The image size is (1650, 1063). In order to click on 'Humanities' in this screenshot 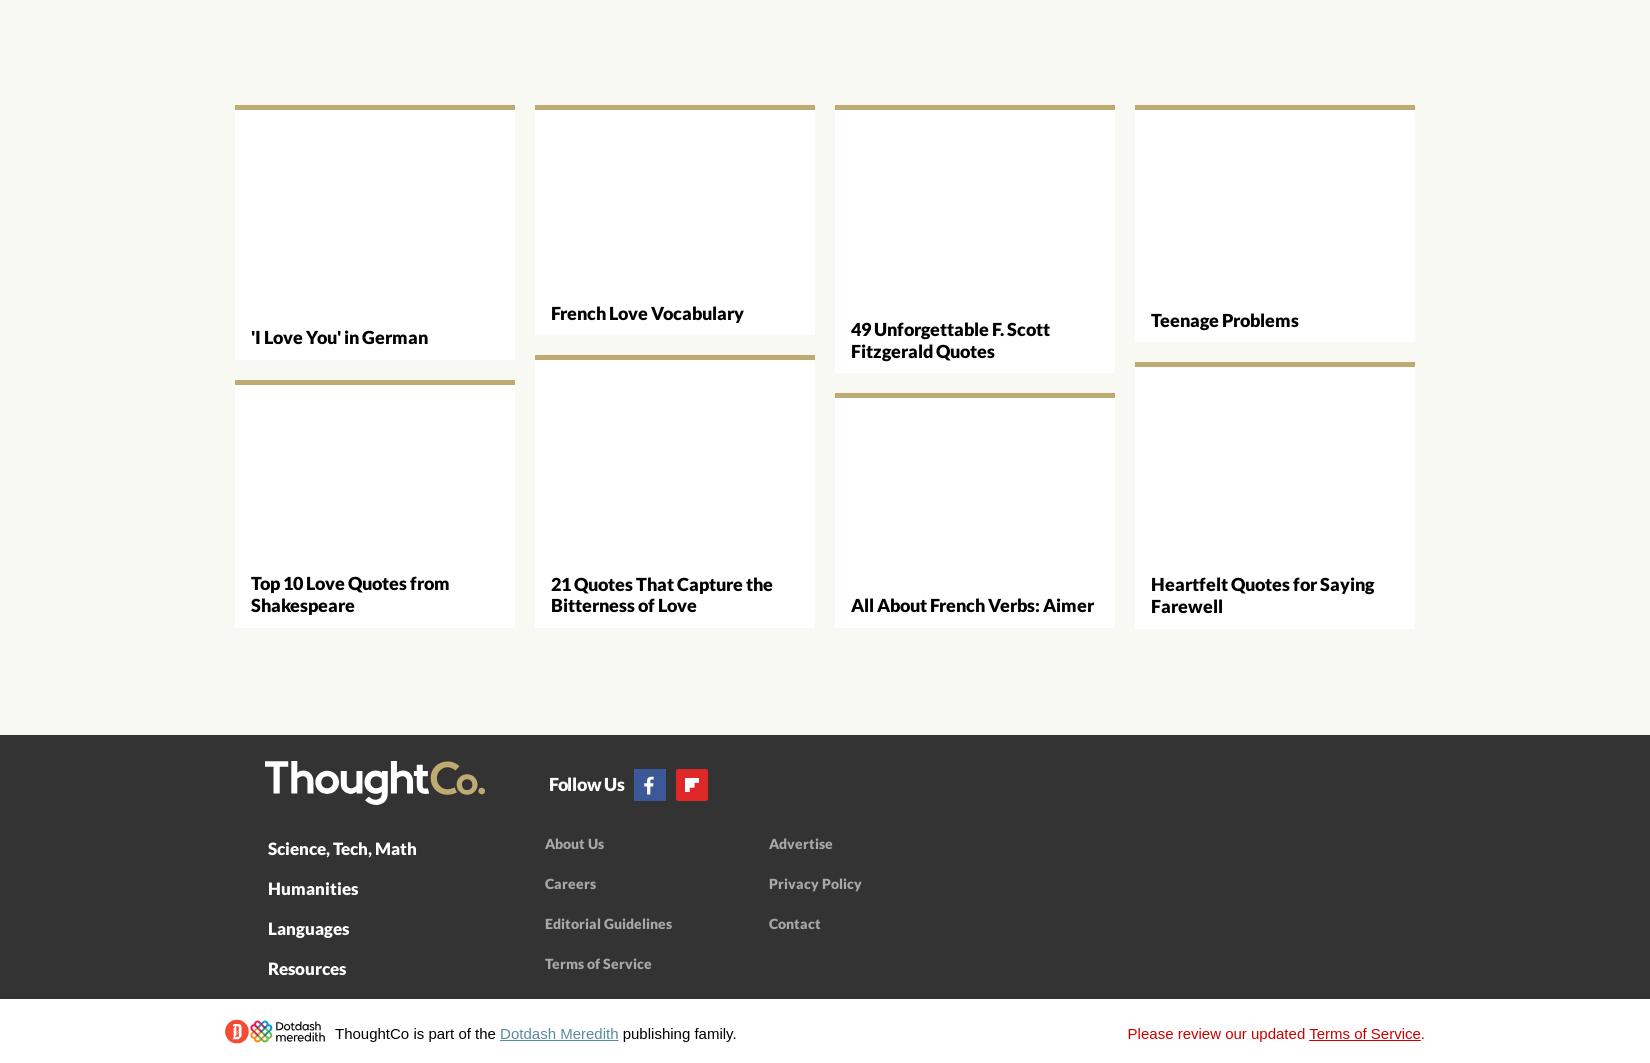, I will do `click(267, 886)`.